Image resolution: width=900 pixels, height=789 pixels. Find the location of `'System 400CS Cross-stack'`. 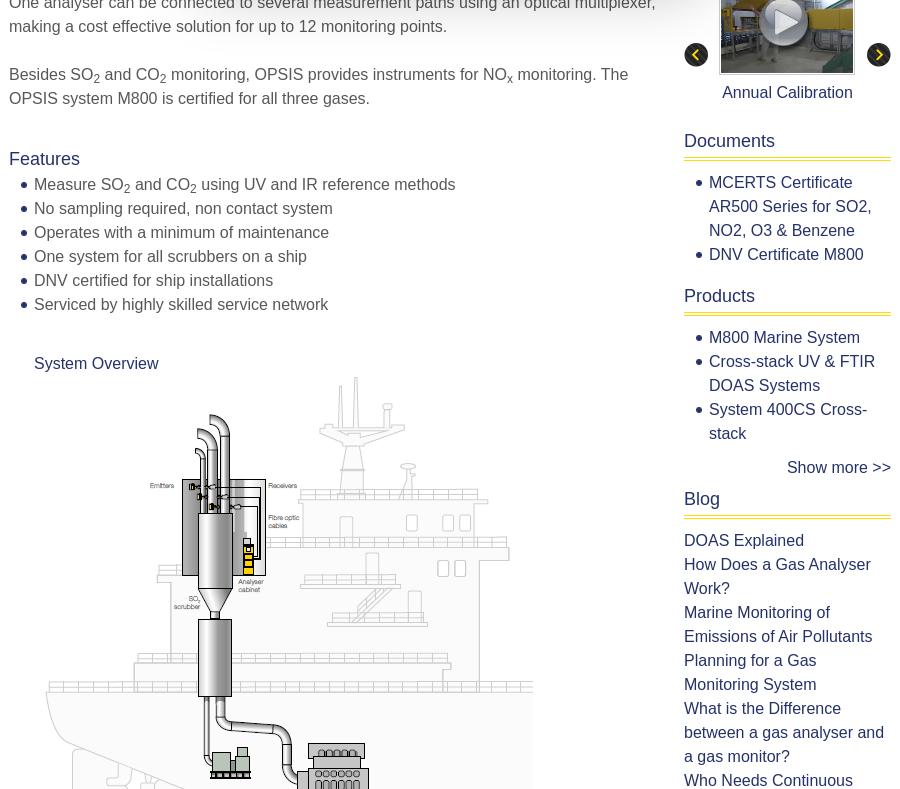

'System 400CS Cross-stack' is located at coordinates (788, 420).